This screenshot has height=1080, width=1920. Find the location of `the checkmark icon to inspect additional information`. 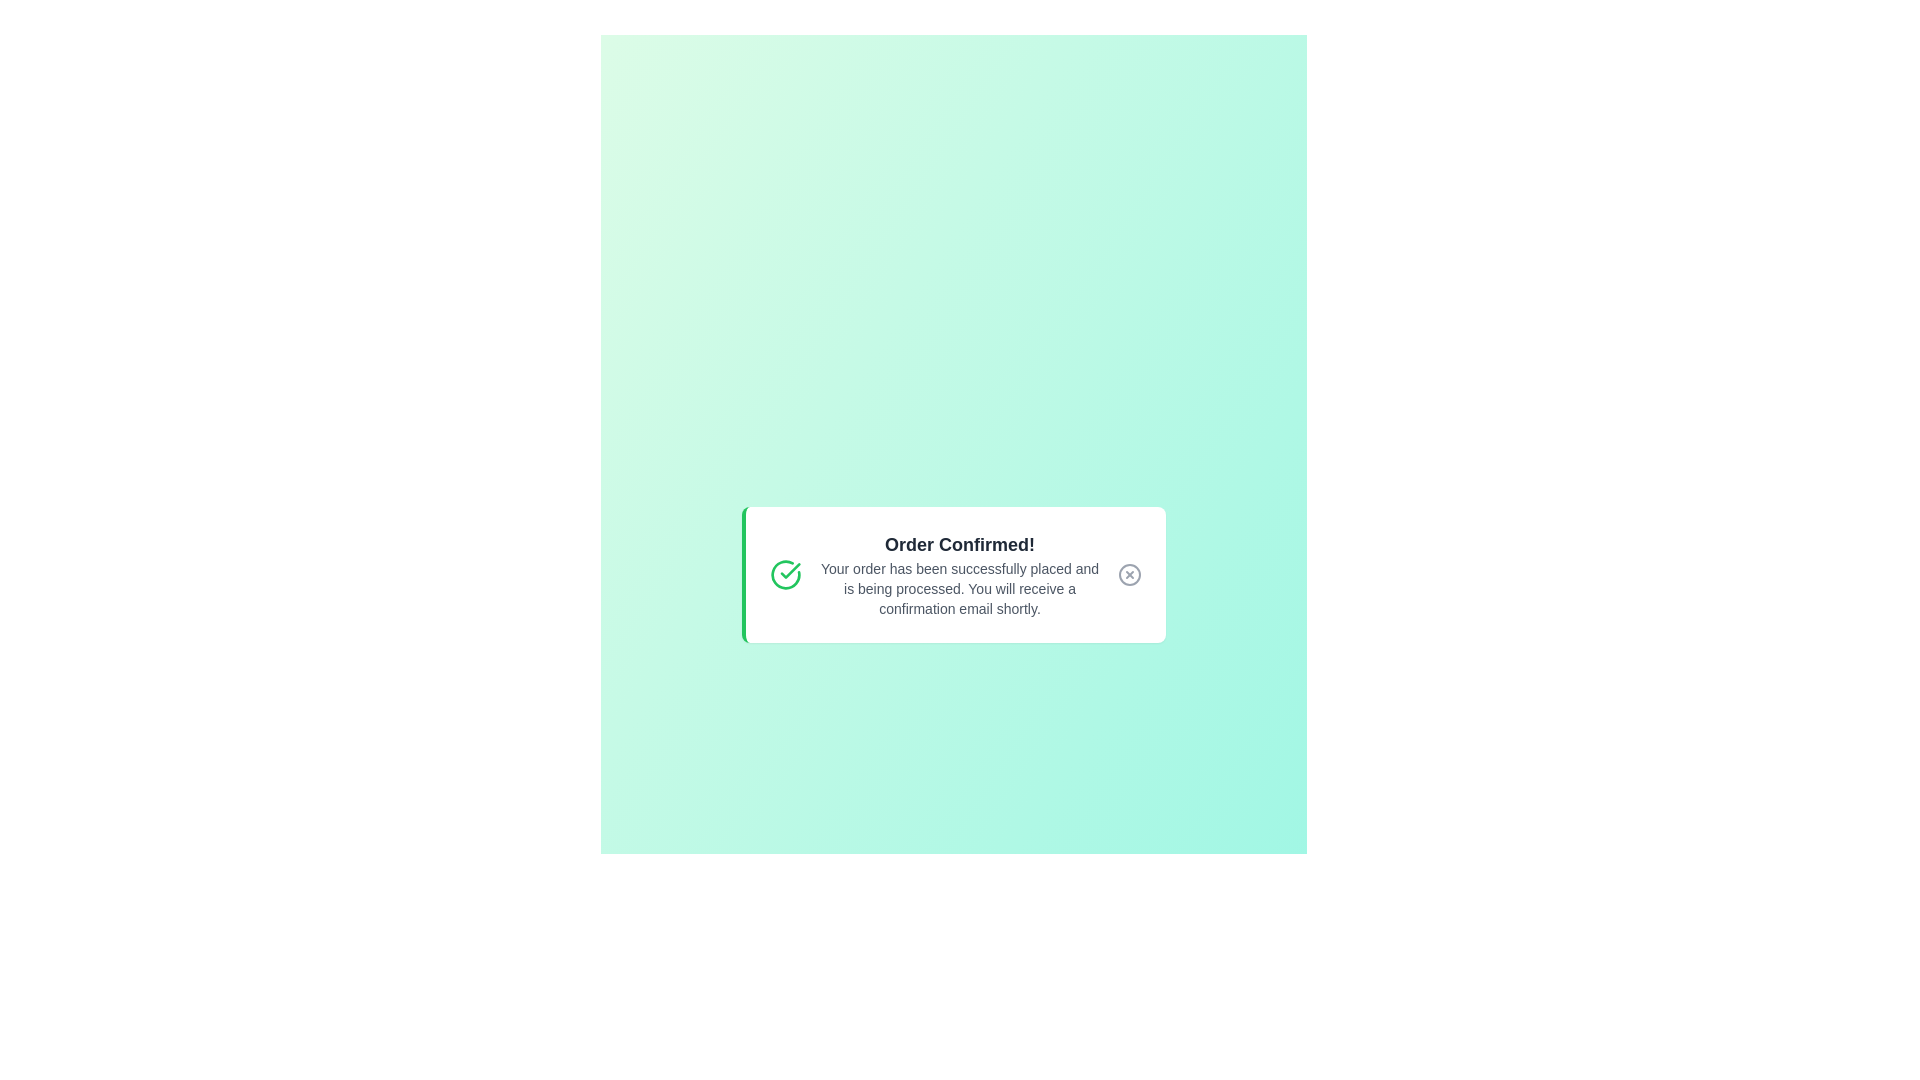

the checkmark icon to inspect additional information is located at coordinates (785, 574).